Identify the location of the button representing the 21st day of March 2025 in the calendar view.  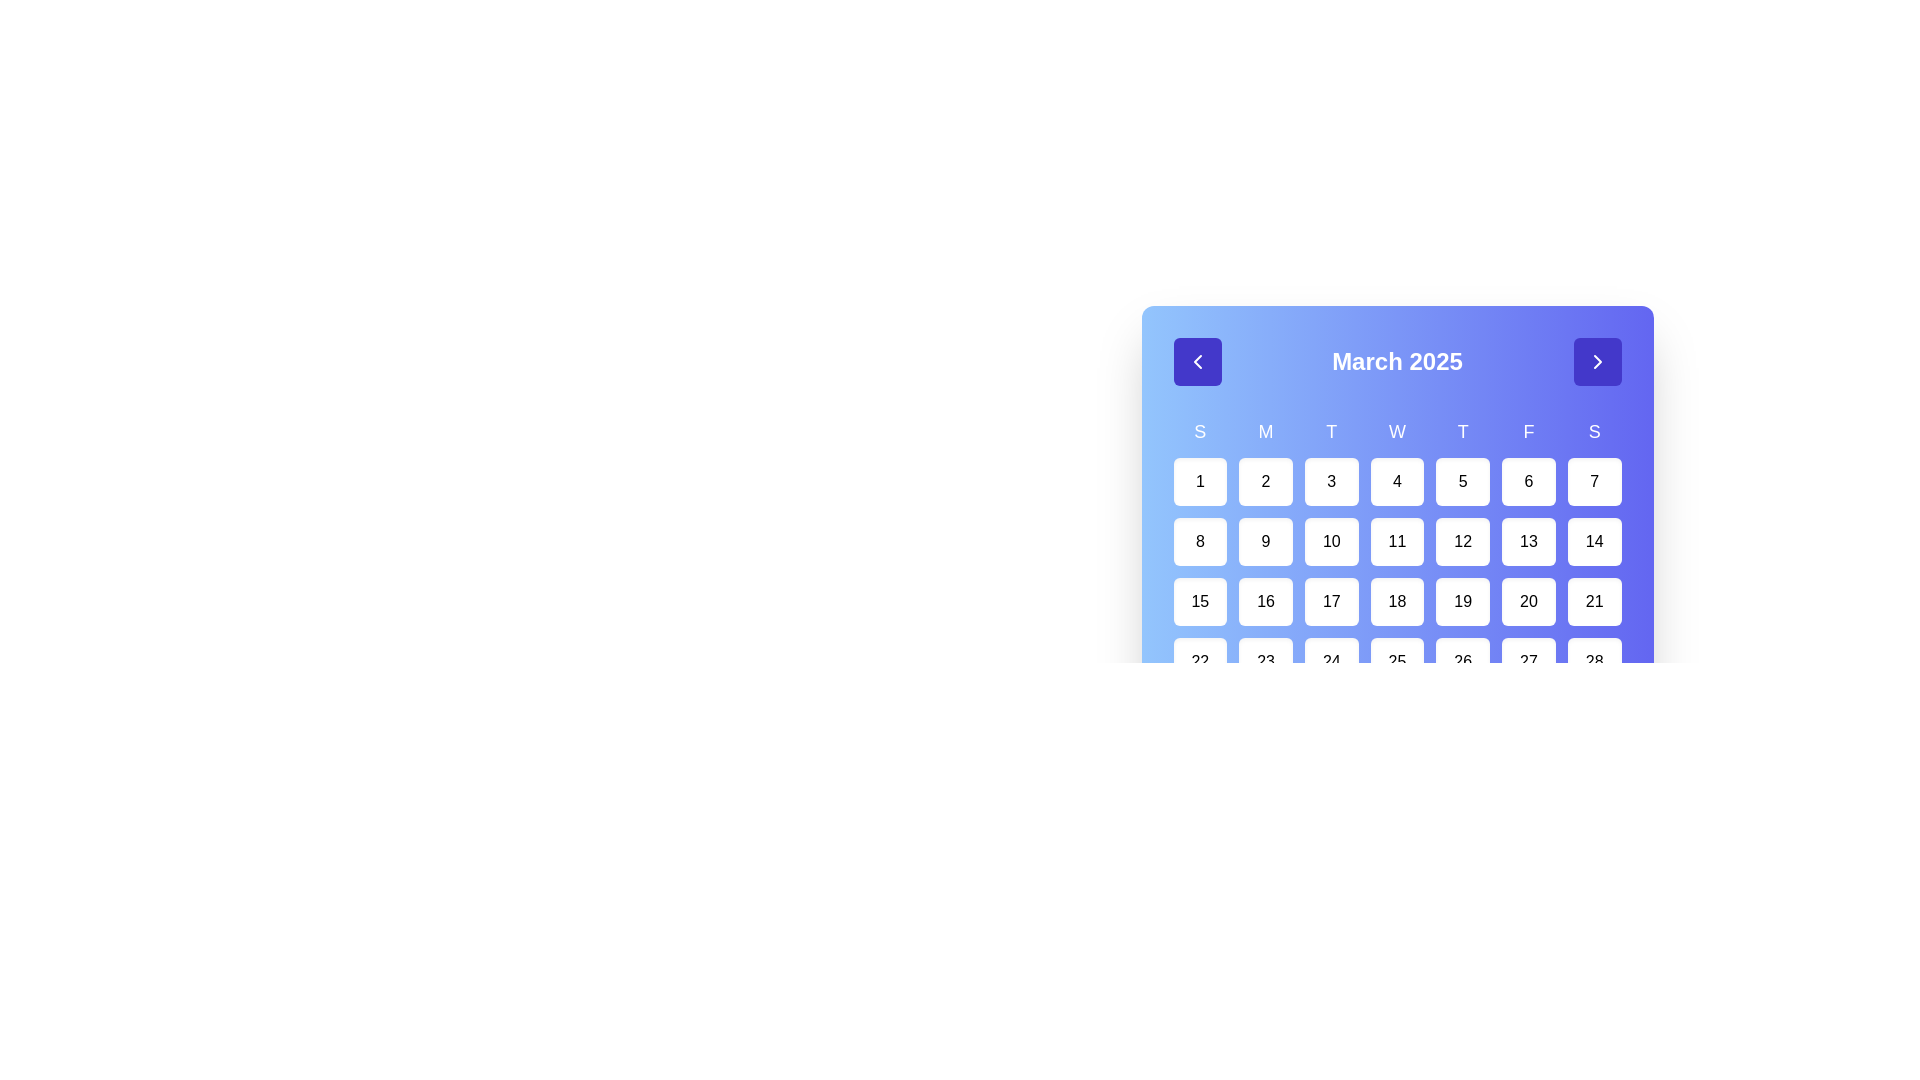
(1593, 600).